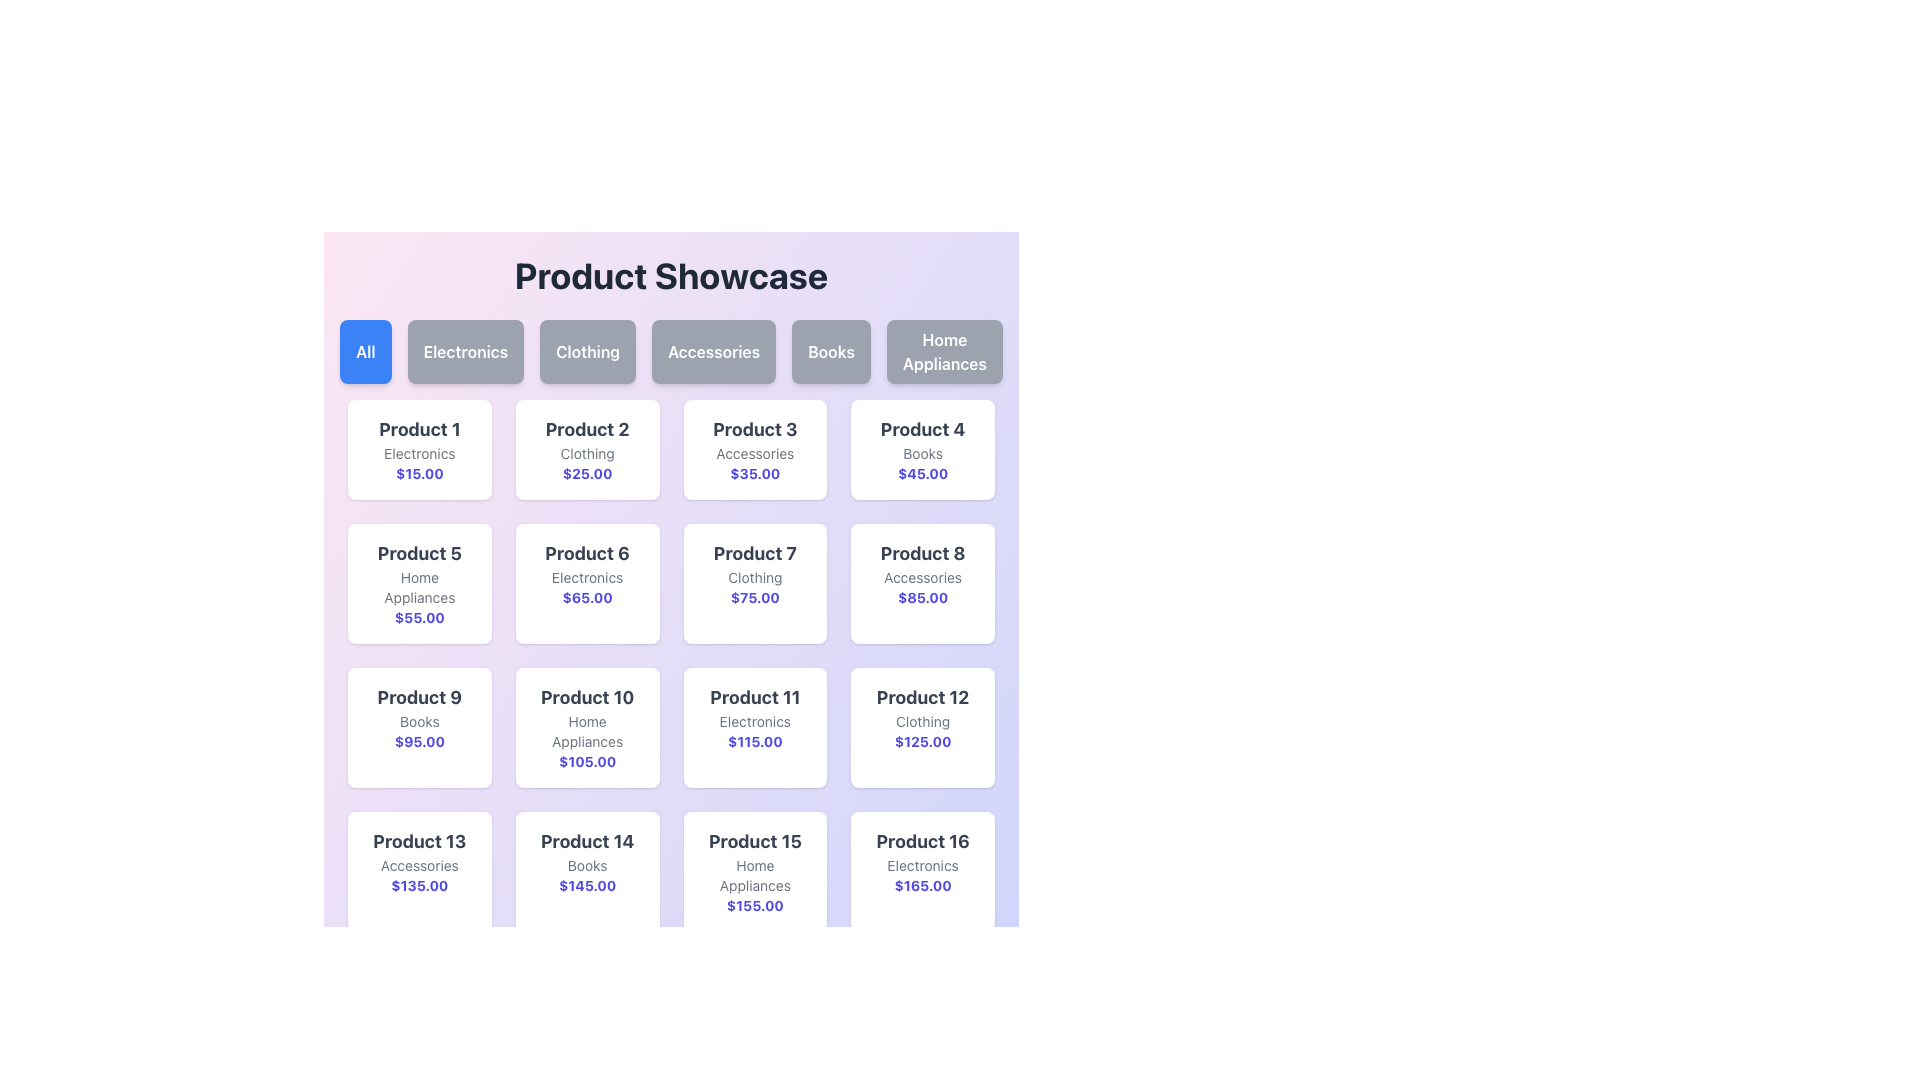 This screenshot has width=1920, height=1080. What do you see at coordinates (464, 350) in the screenshot?
I see `the 'Electronics' button, which is the second button in a row of six` at bounding box center [464, 350].